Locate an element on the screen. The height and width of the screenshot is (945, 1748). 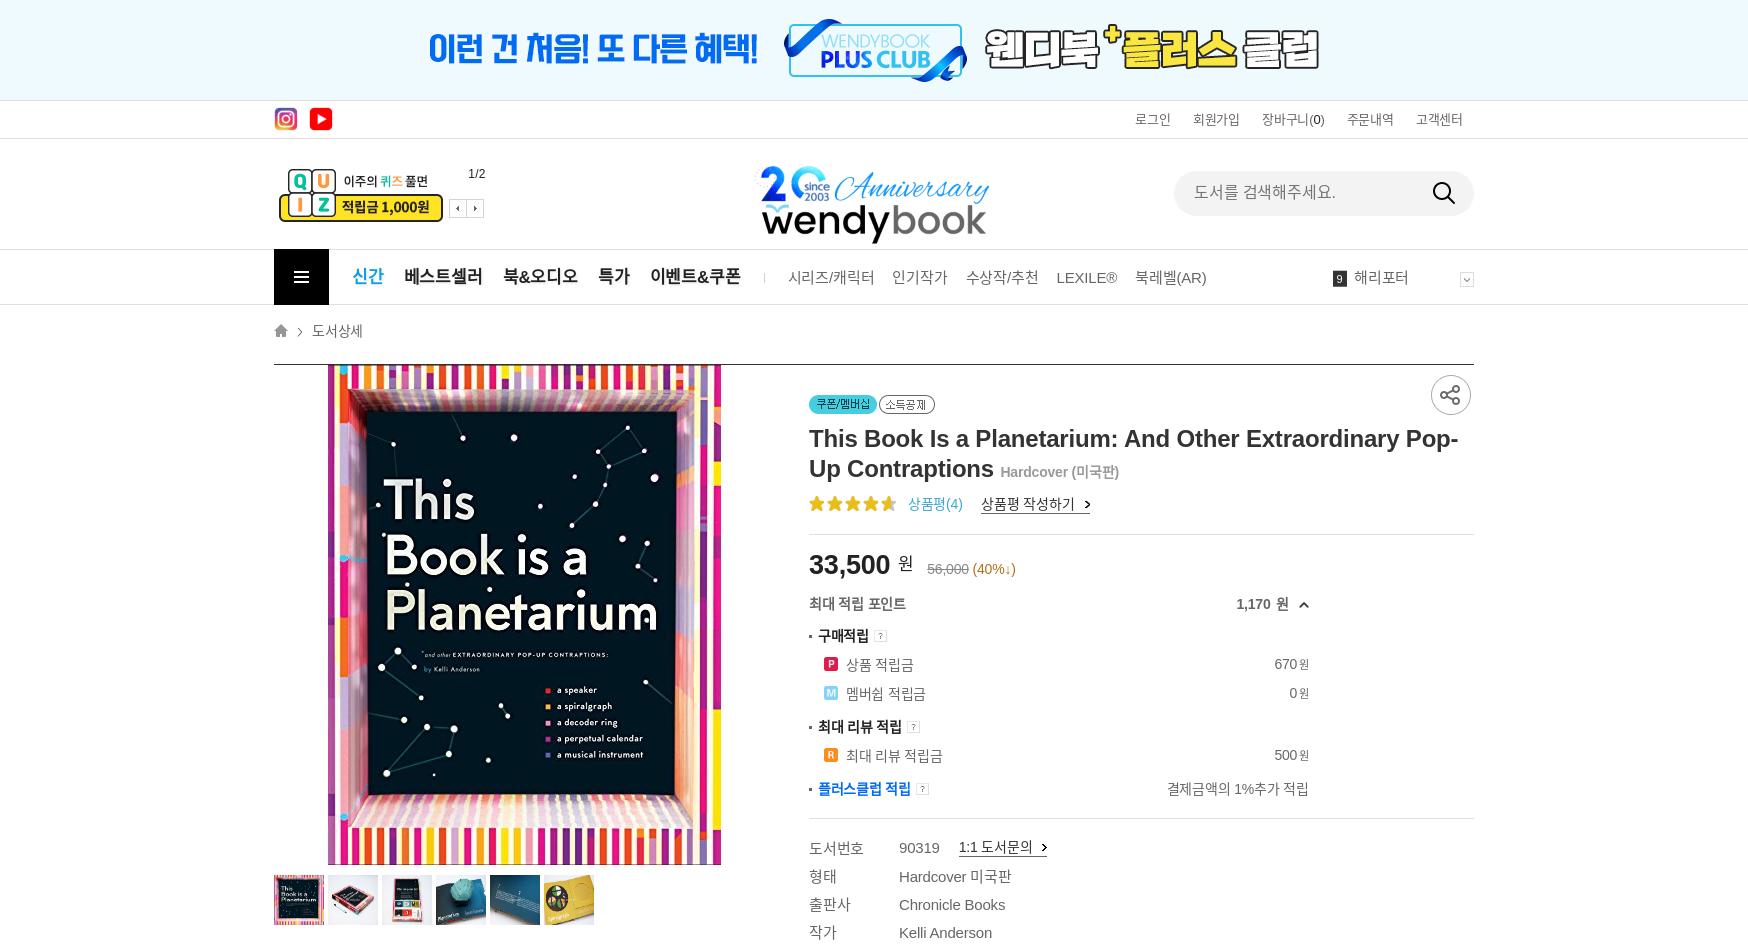
'2' is located at coordinates (1337, 93).